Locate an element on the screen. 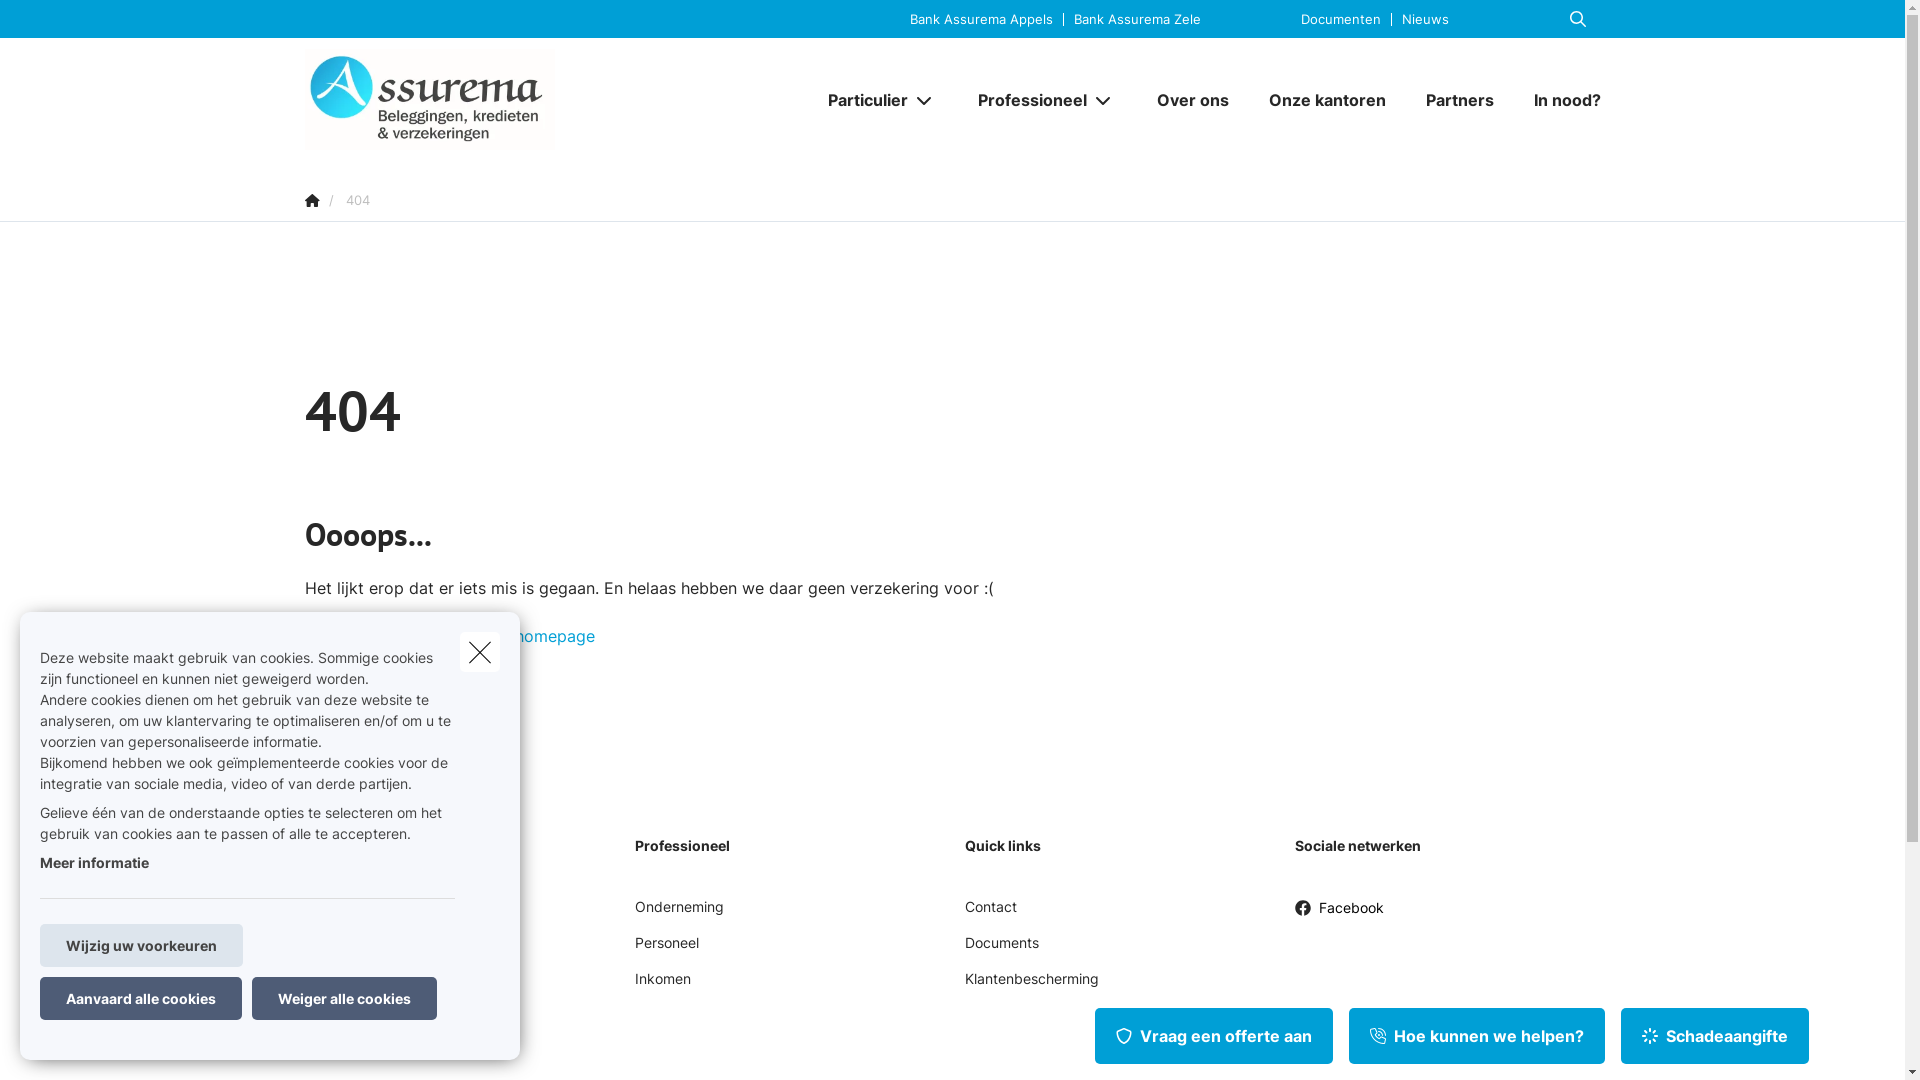 The width and height of the screenshot is (1920, 1080). 'Onderneming' is located at coordinates (678, 914).